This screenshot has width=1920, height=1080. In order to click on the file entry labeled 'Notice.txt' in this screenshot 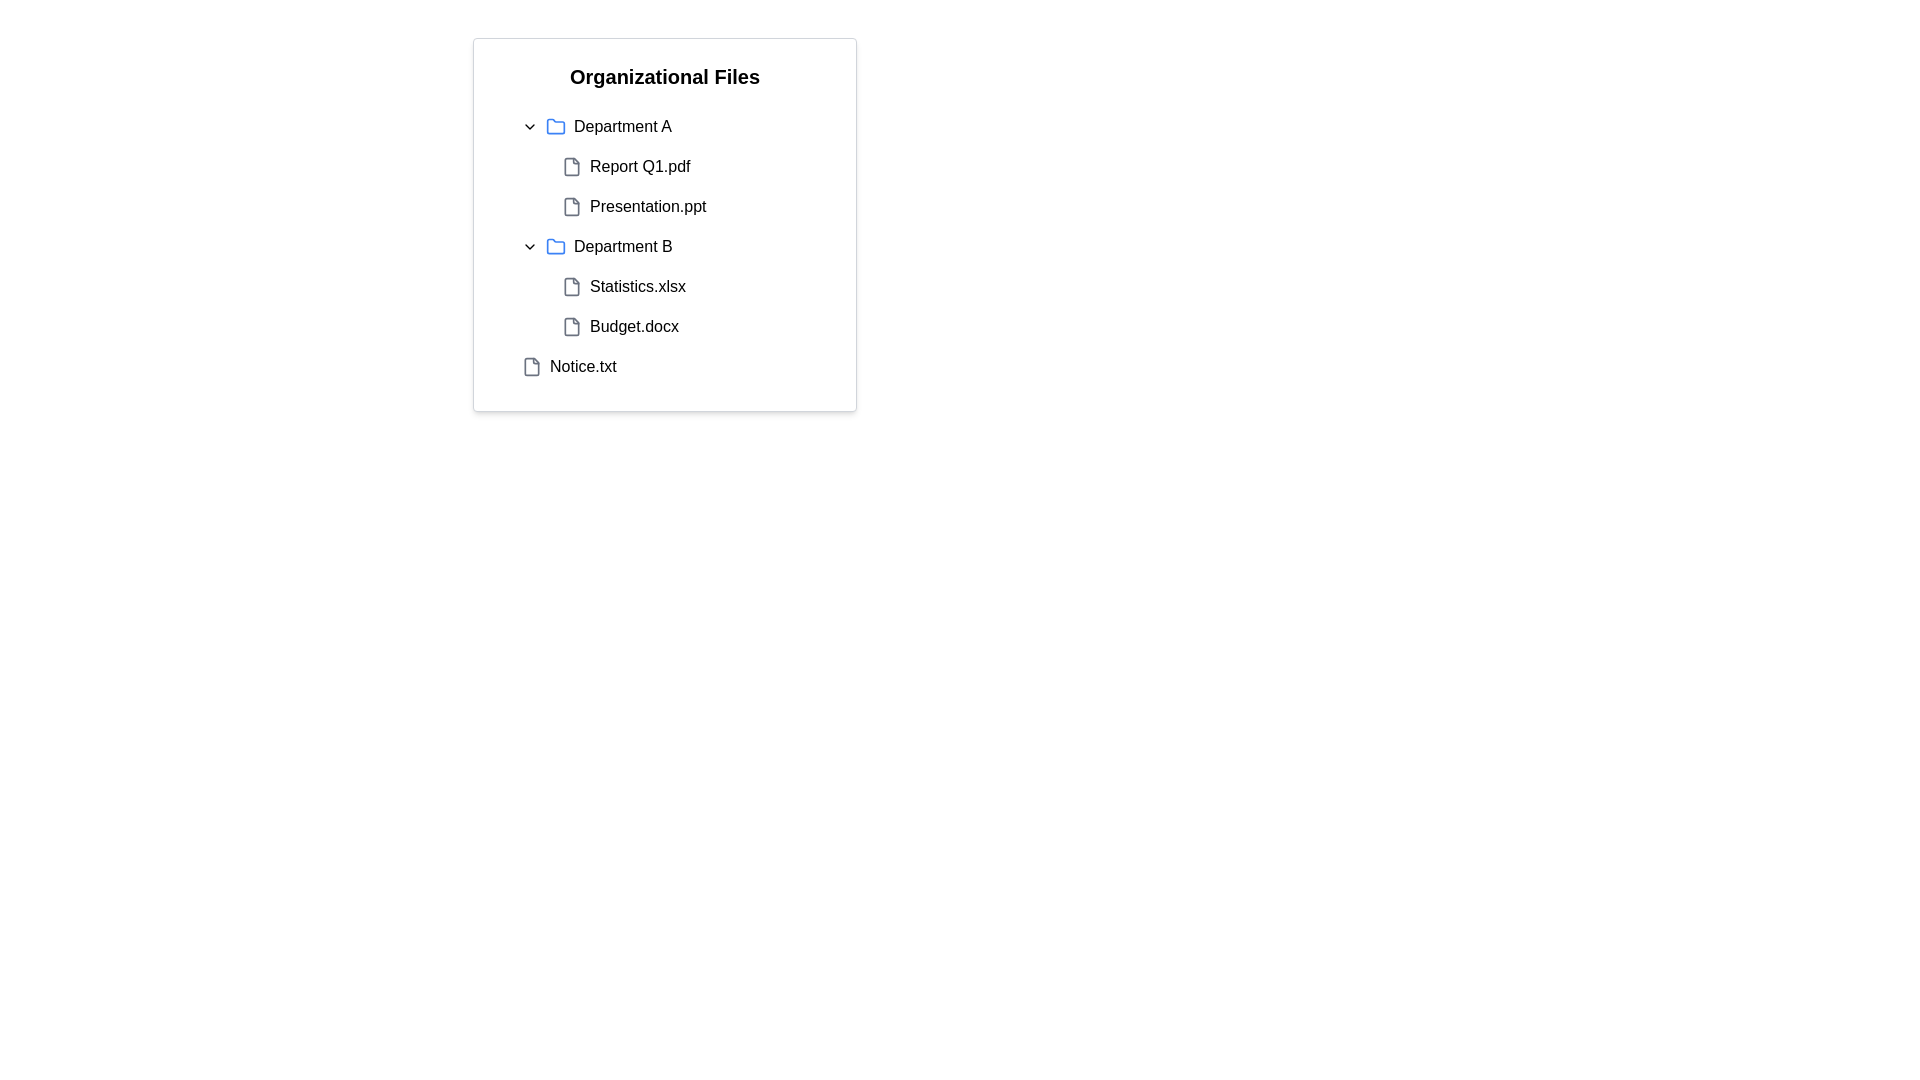, I will do `click(582, 366)`.